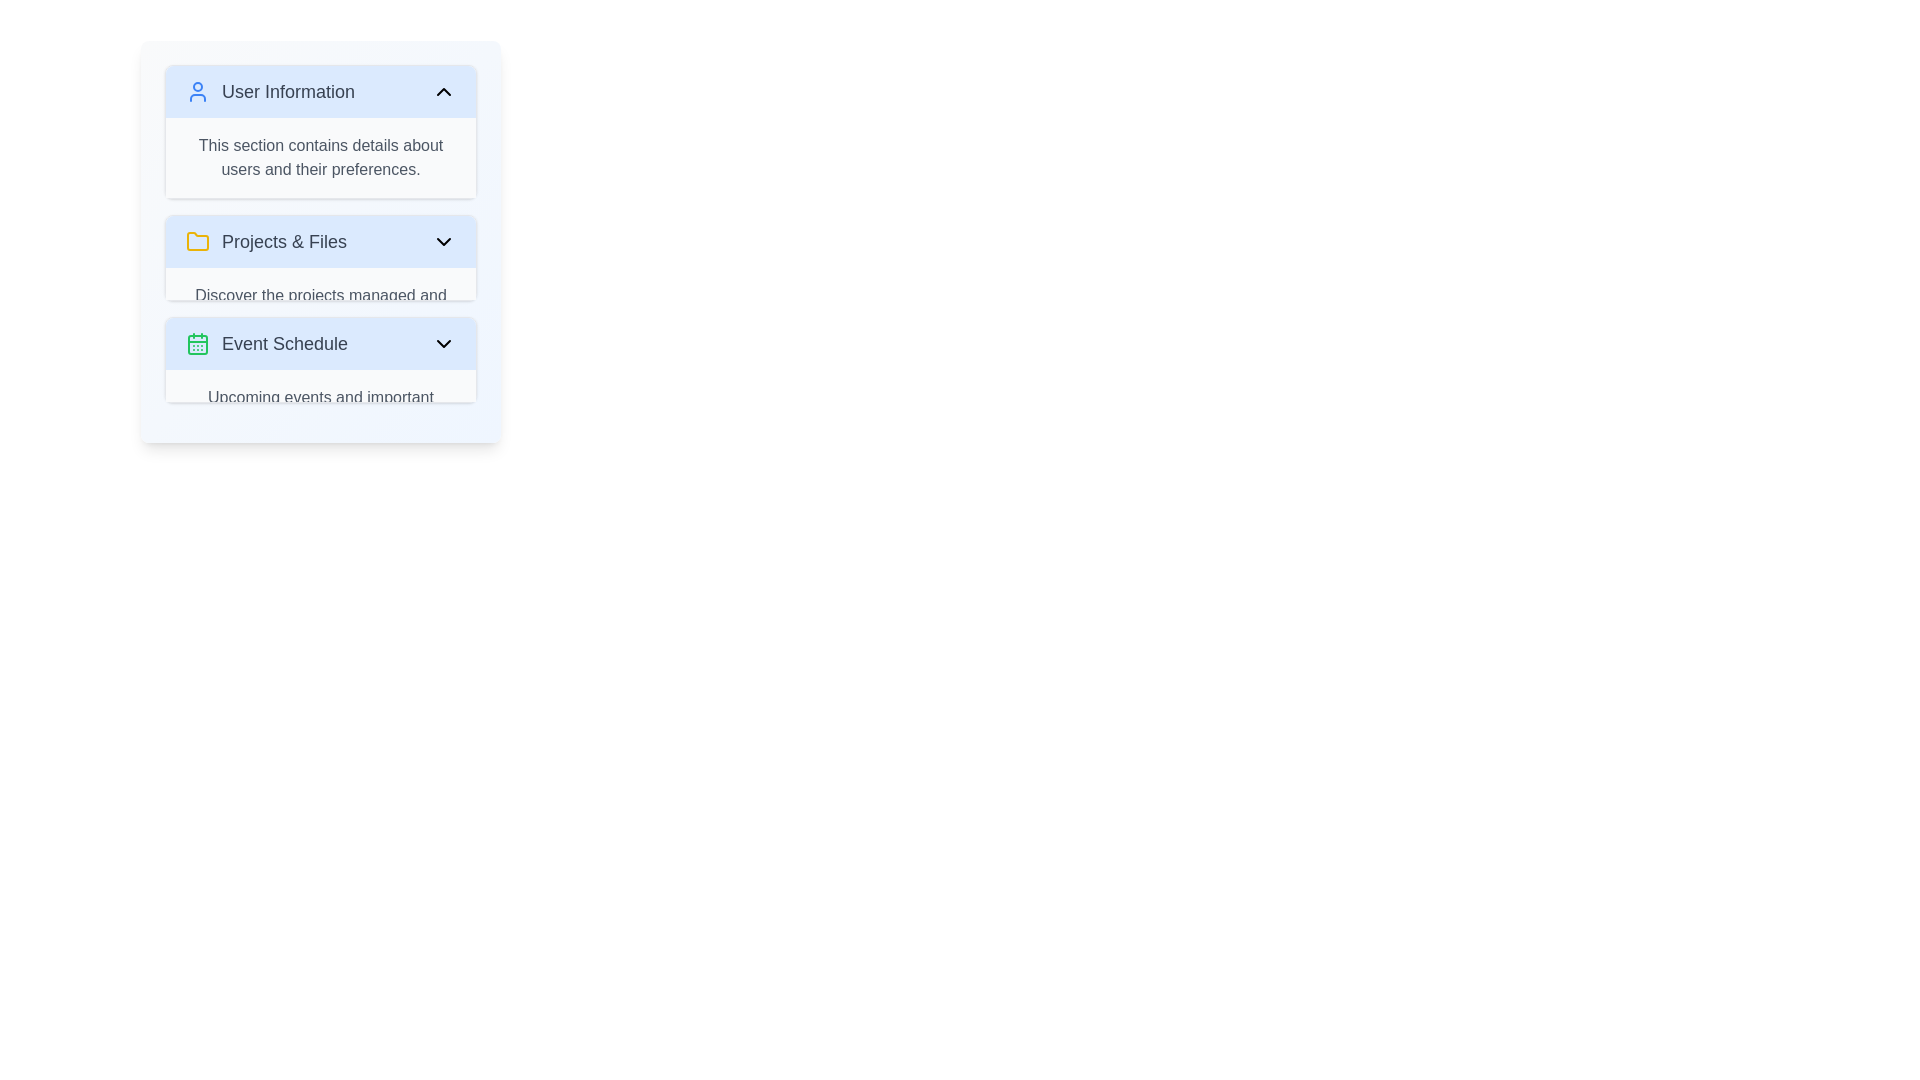 This screenshot has width=1920, height=1080. What do you see at coordinates (321, 284) in the screenshot?
I see `the informative text stating 'Discover the projects managed and associated files here.' located inside the light blue expandable panel labeled 'Projects & Files'` at bounding box center [321, 284].